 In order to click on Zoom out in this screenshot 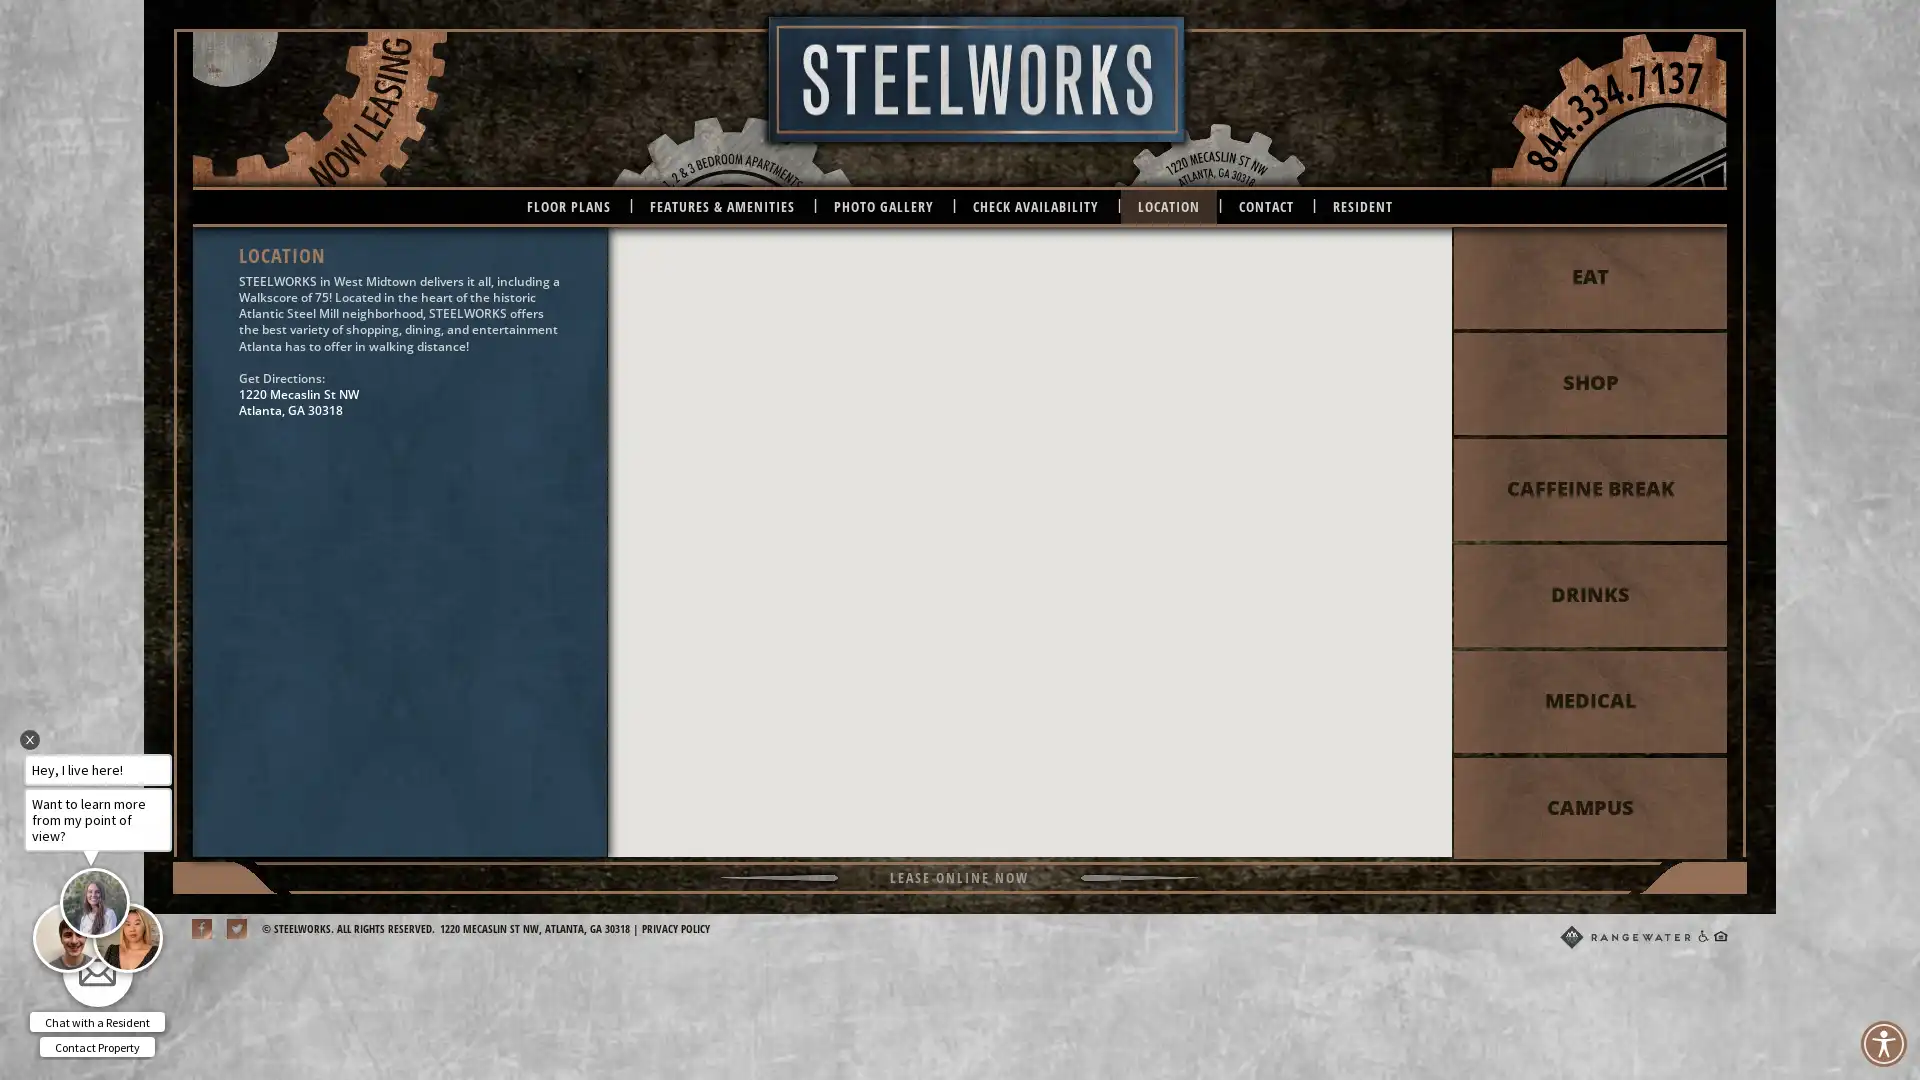, I will do `click(1419, 812)`.